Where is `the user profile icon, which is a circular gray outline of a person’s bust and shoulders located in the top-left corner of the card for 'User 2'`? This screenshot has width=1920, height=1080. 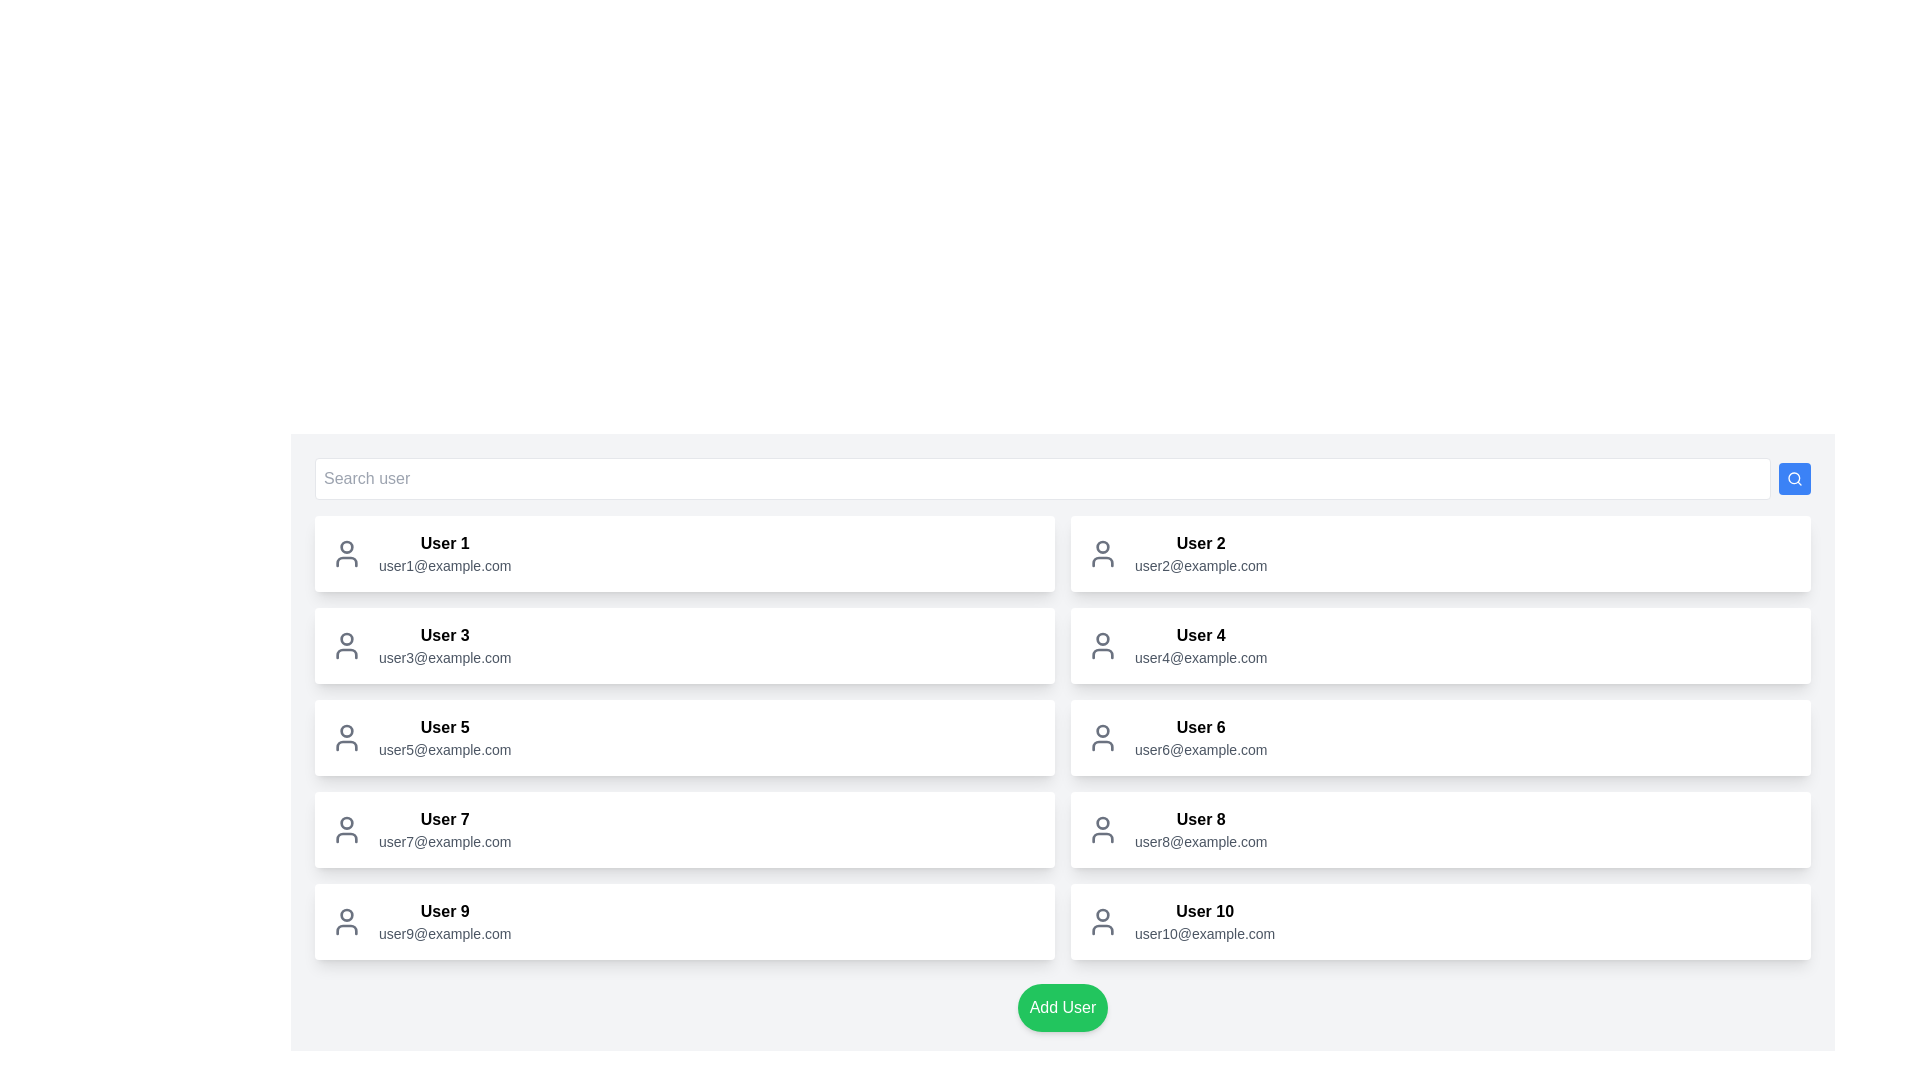 the user profile icon, which is a circular gray outline of a person’s bust and shoulders located in the top-left corner of the card for 'User 2' is located at coordinates (1102, 554).